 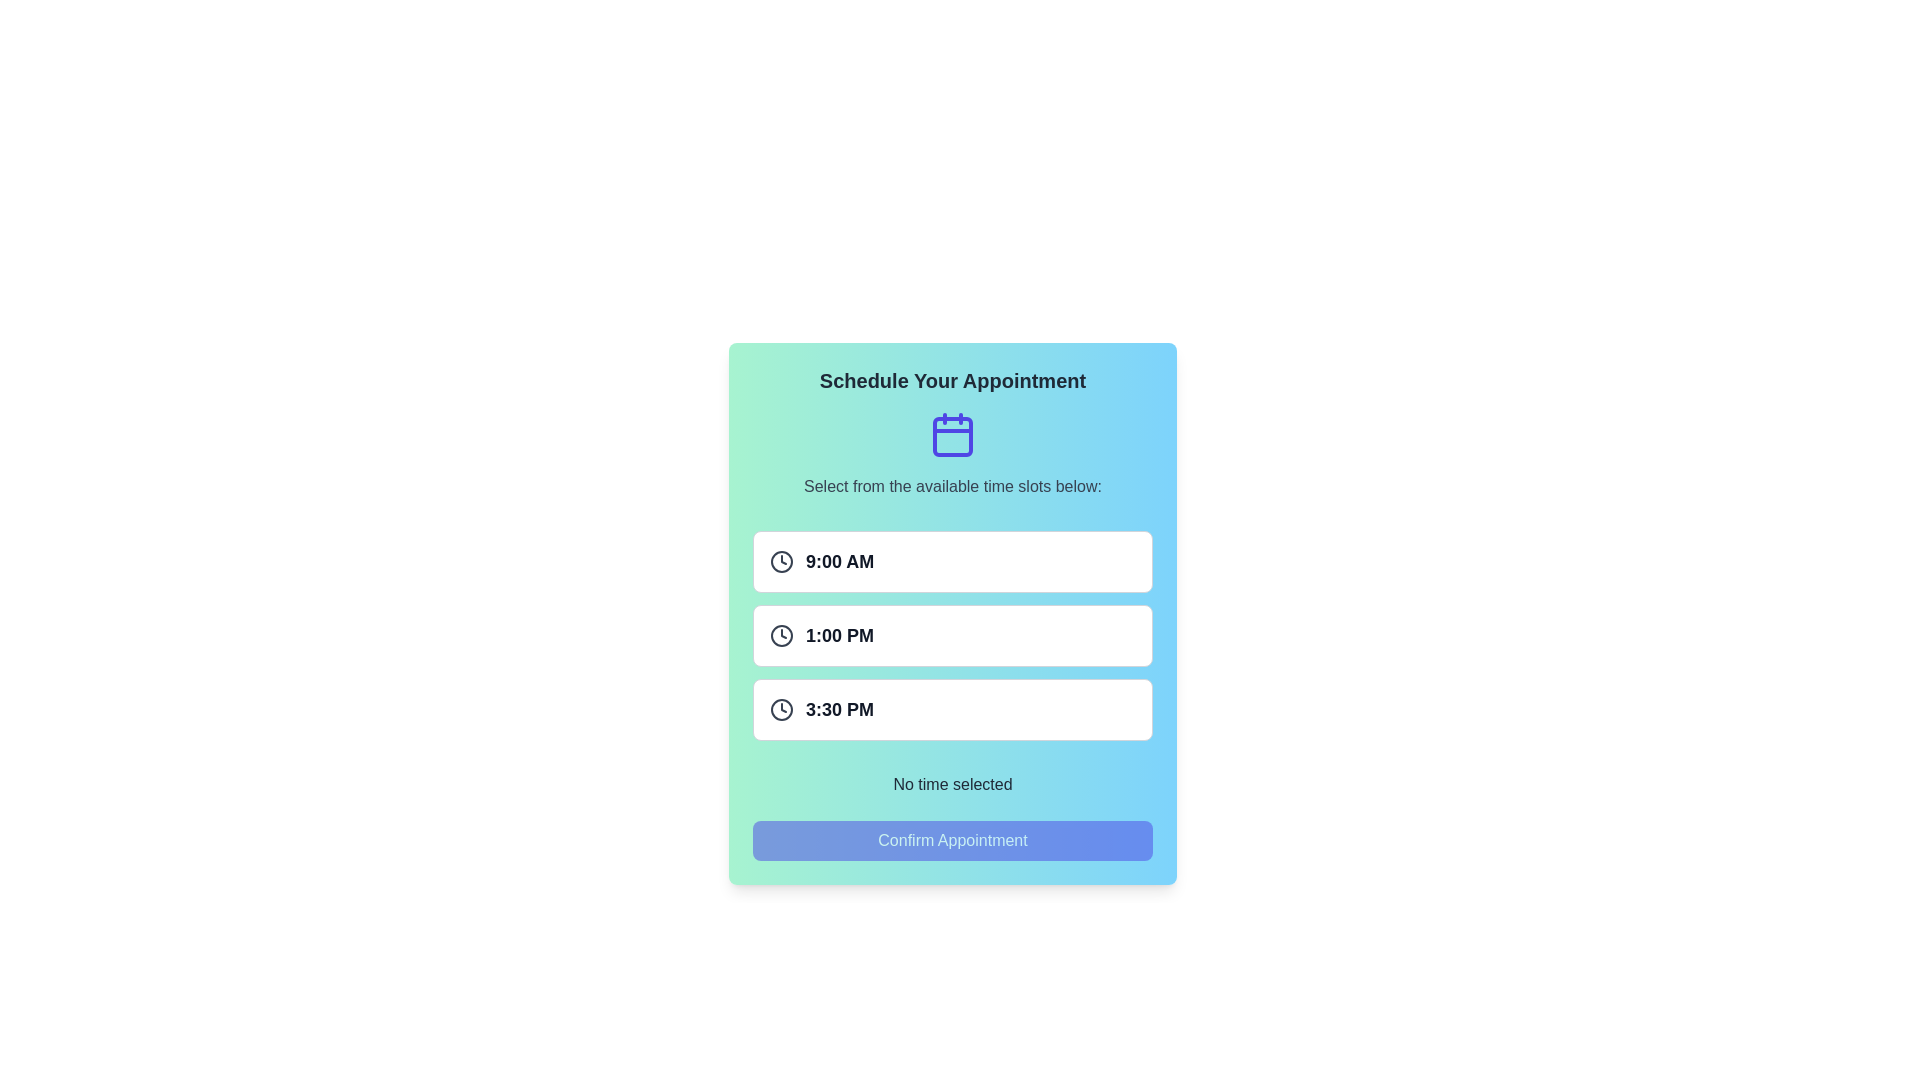 What do you see at coordinates (840, 708) in the screenshot?
I see `displayed time '3:30 PM' from the bold text label located in the third selectable time slot under the 'Schedule Your Appointment' section` at bounding box center [840, 708].